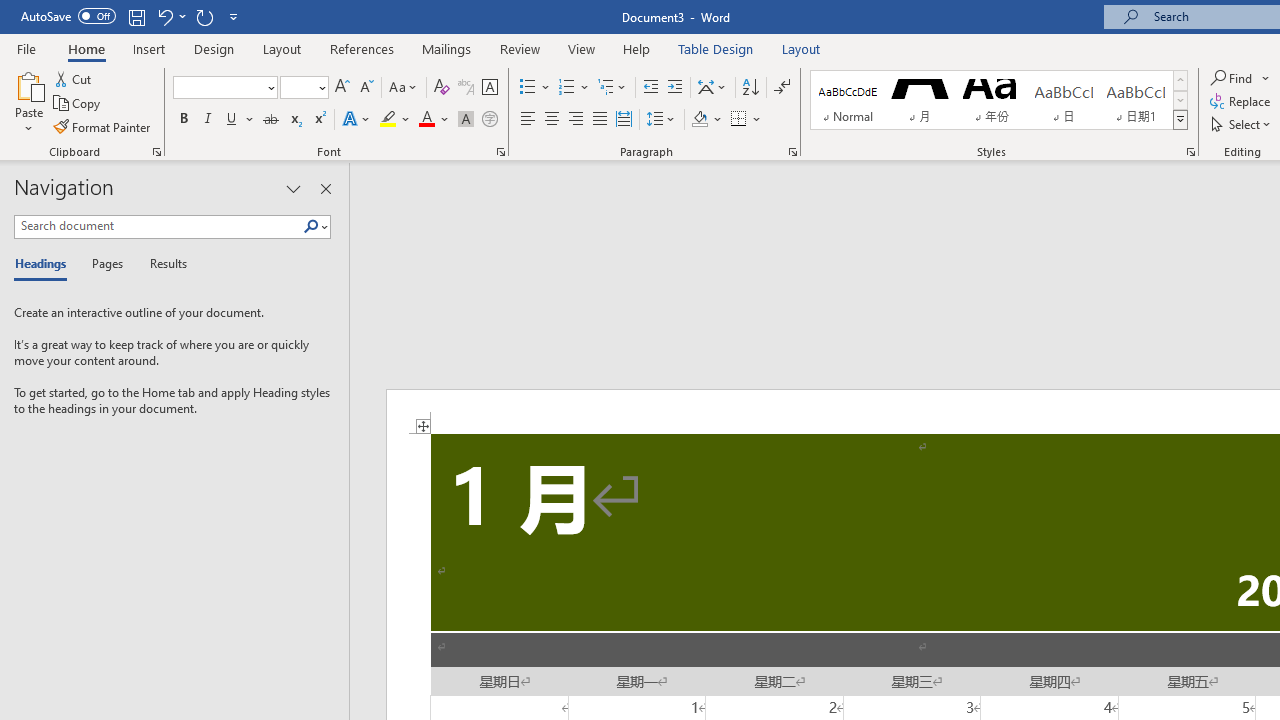 This screenshot has width=1280, height=720. What do you see at coordinates (999, 100) in the screenshot?
I see `'AutomationID: QuickStylesGallery'` at bounding box center [999, 100].